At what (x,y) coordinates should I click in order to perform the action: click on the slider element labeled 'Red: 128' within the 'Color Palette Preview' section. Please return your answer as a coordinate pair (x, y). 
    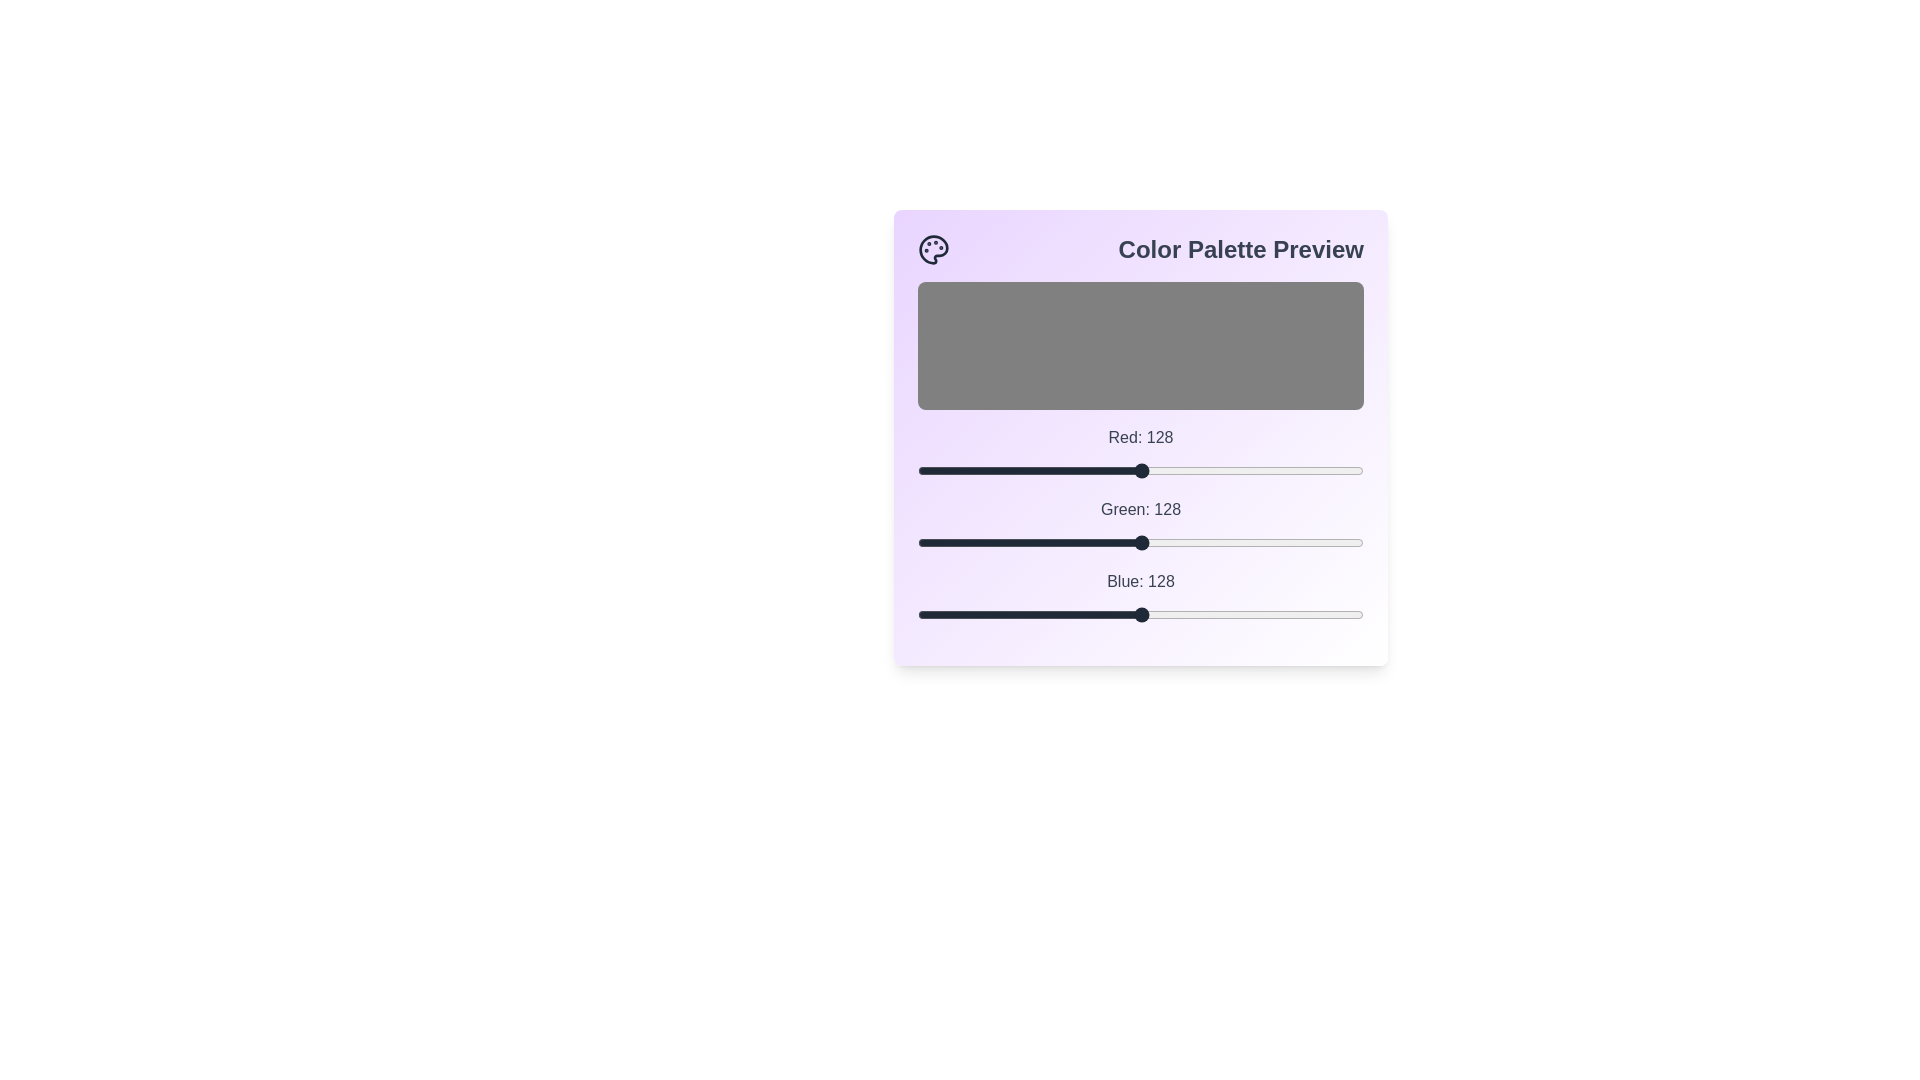
    Looking at the image, I should click on (1141, 454).